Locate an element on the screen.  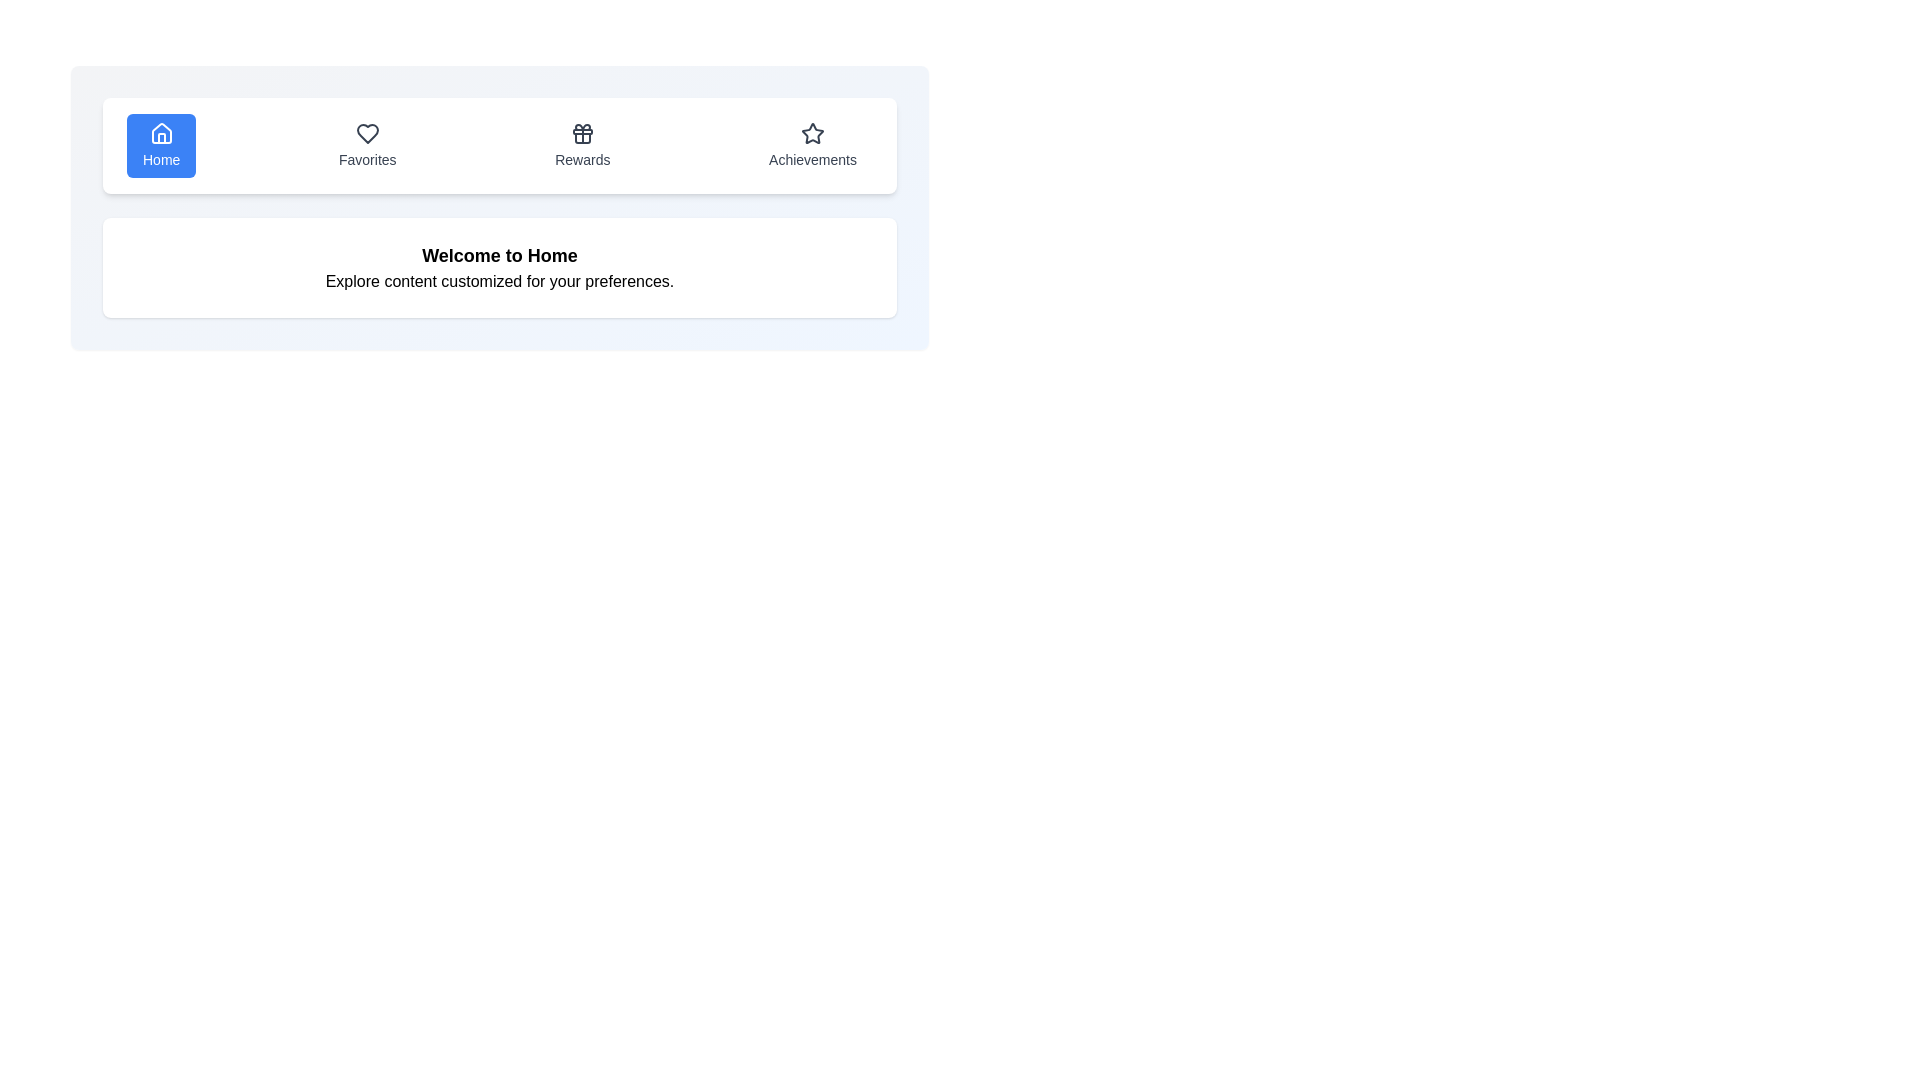
keyboard navigation is located at coordinates (581, 145).